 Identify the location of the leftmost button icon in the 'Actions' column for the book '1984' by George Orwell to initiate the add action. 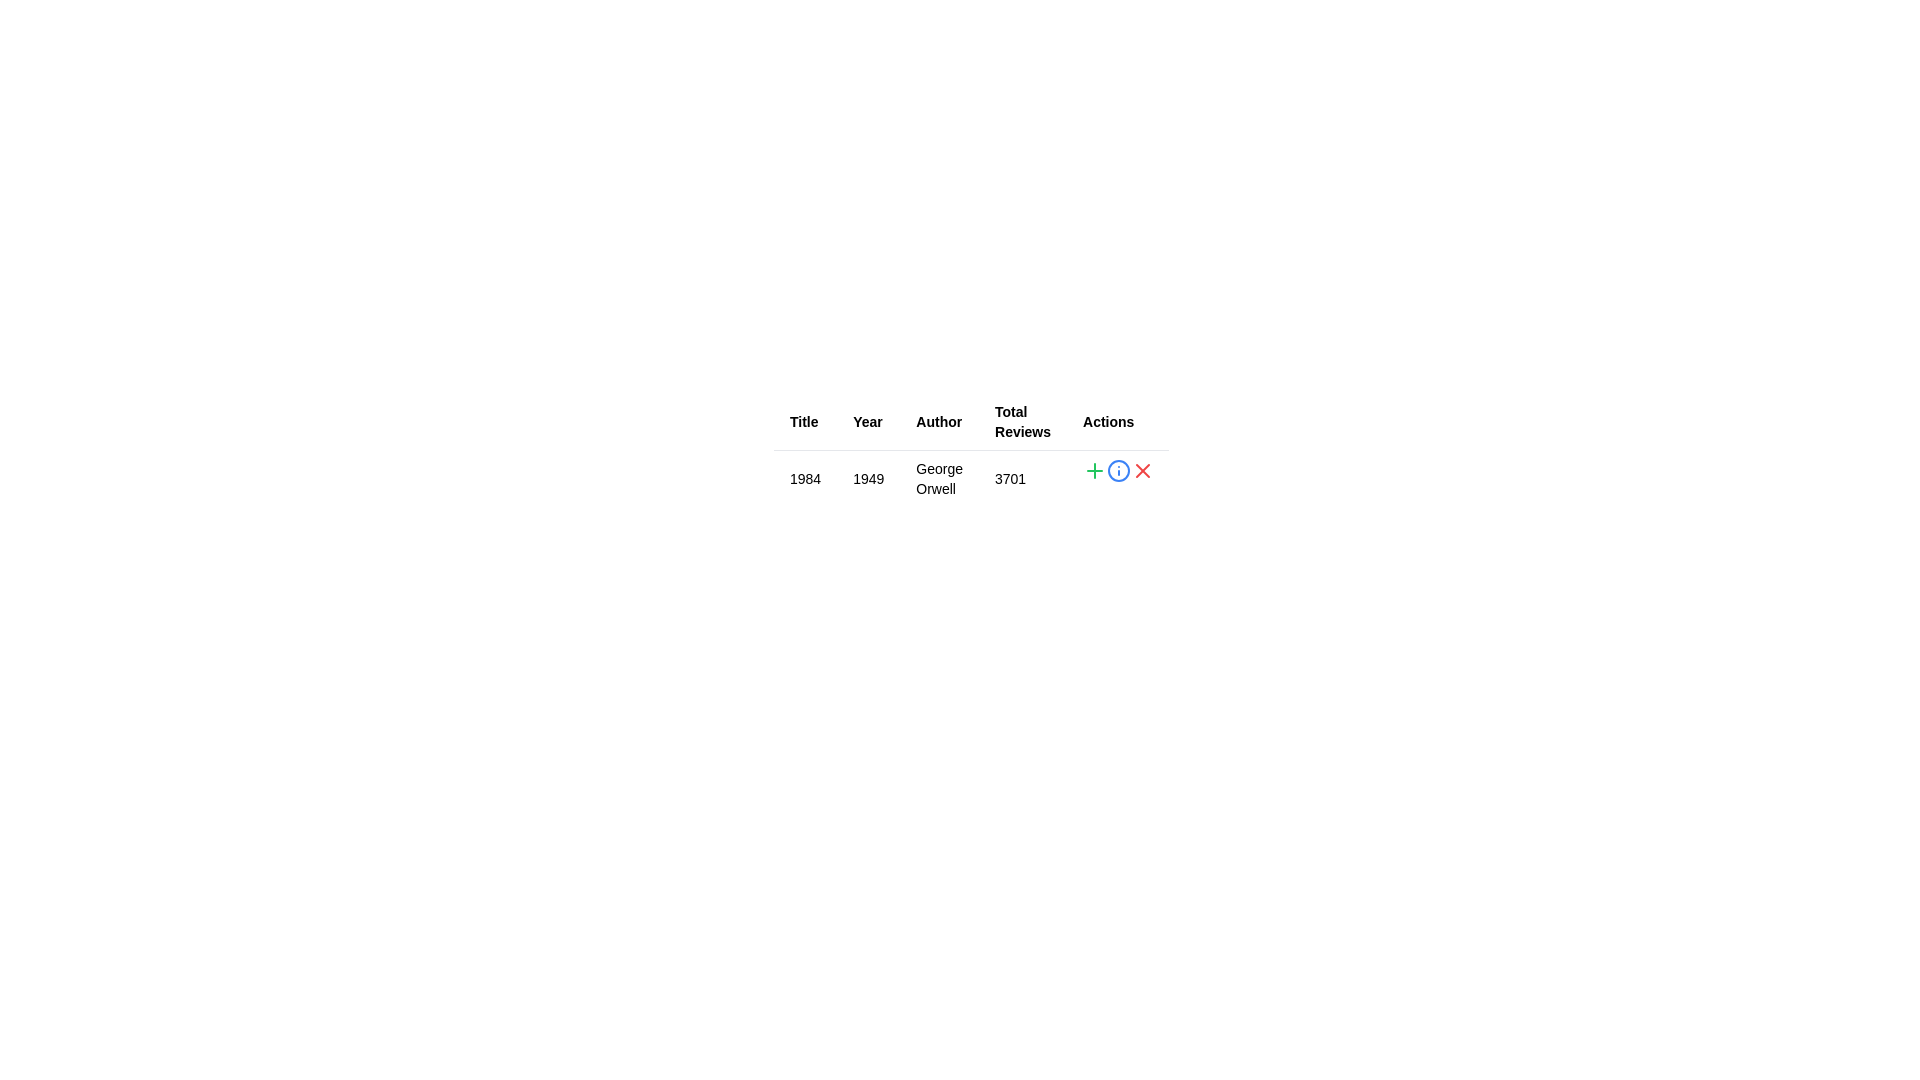
(1093, 470).